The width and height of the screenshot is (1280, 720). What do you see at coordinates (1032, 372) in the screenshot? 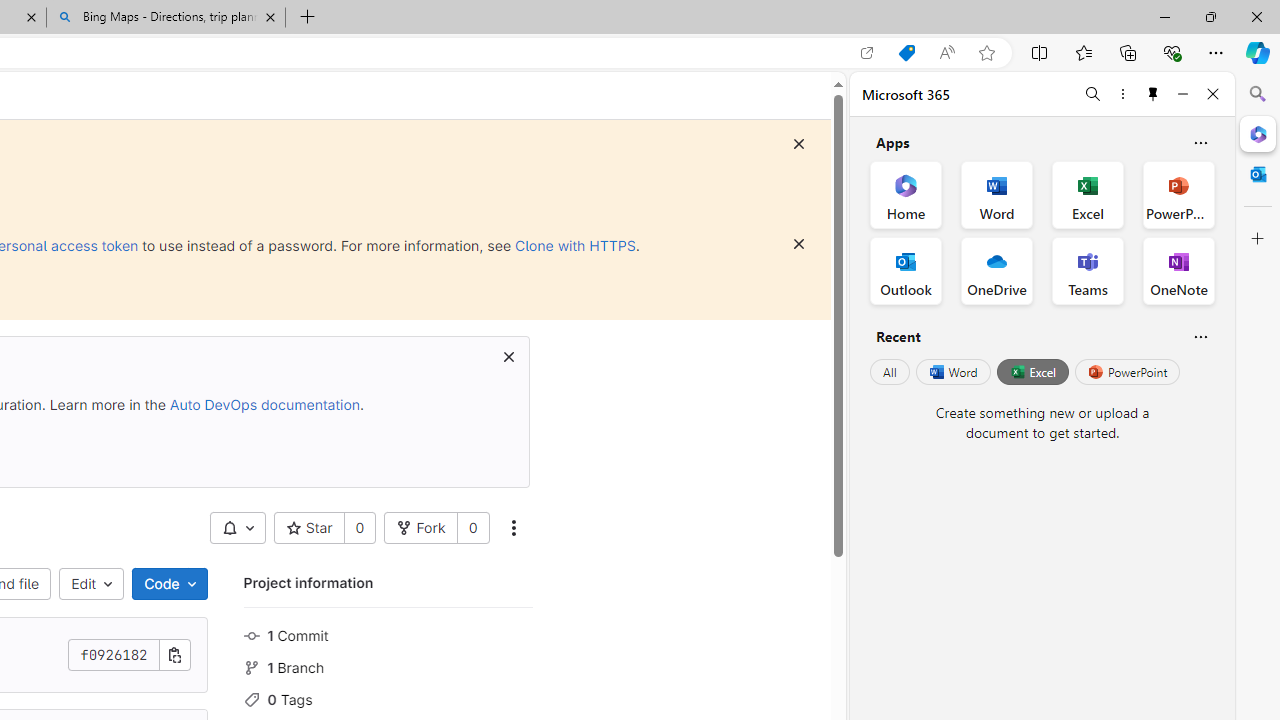
I see `'Excel'` at bounding box center [1032, 372].